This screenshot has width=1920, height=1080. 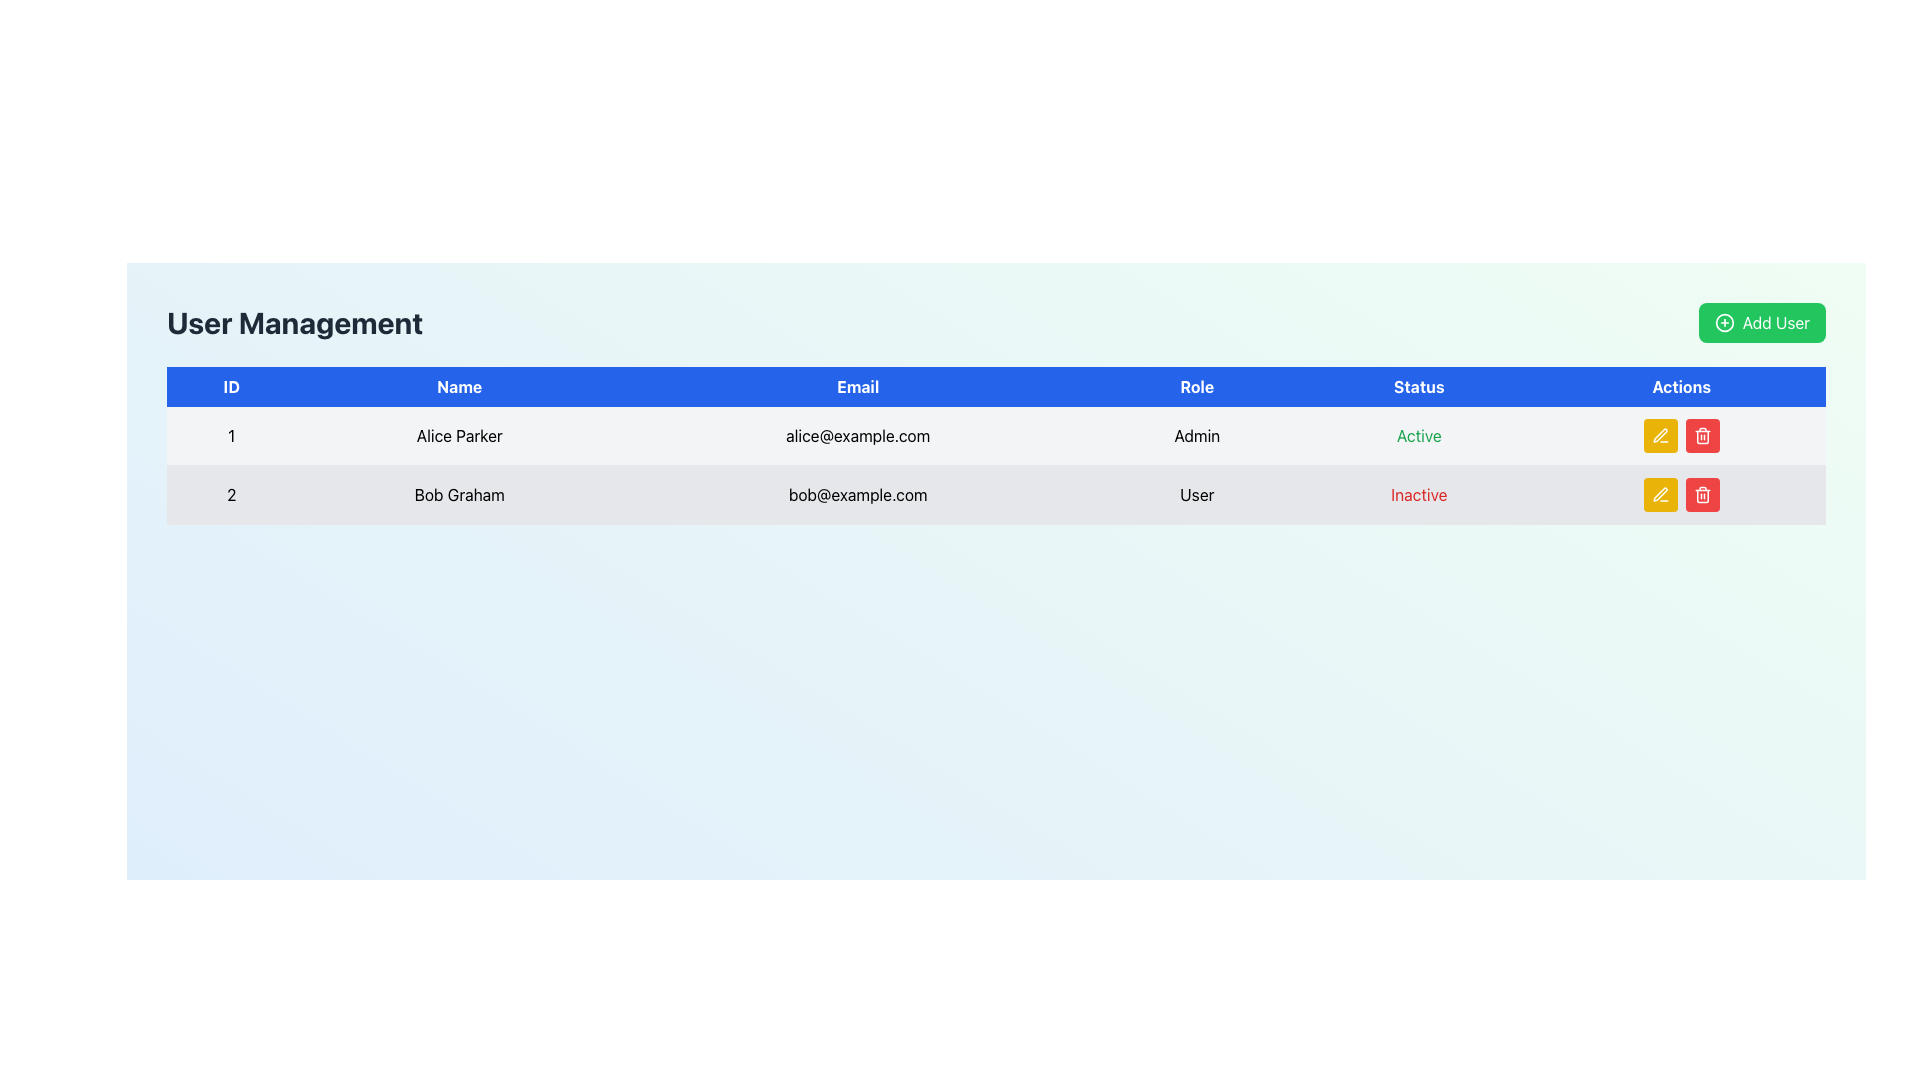 What do you see at coordinates (1660, 434) in the screenshot?
I see `the edit button in the 'Actions' column of the second row of the table, which is positioned directly to the right of the 'Status' column entry 'Inactive'` at bounding box center [1660, 434].